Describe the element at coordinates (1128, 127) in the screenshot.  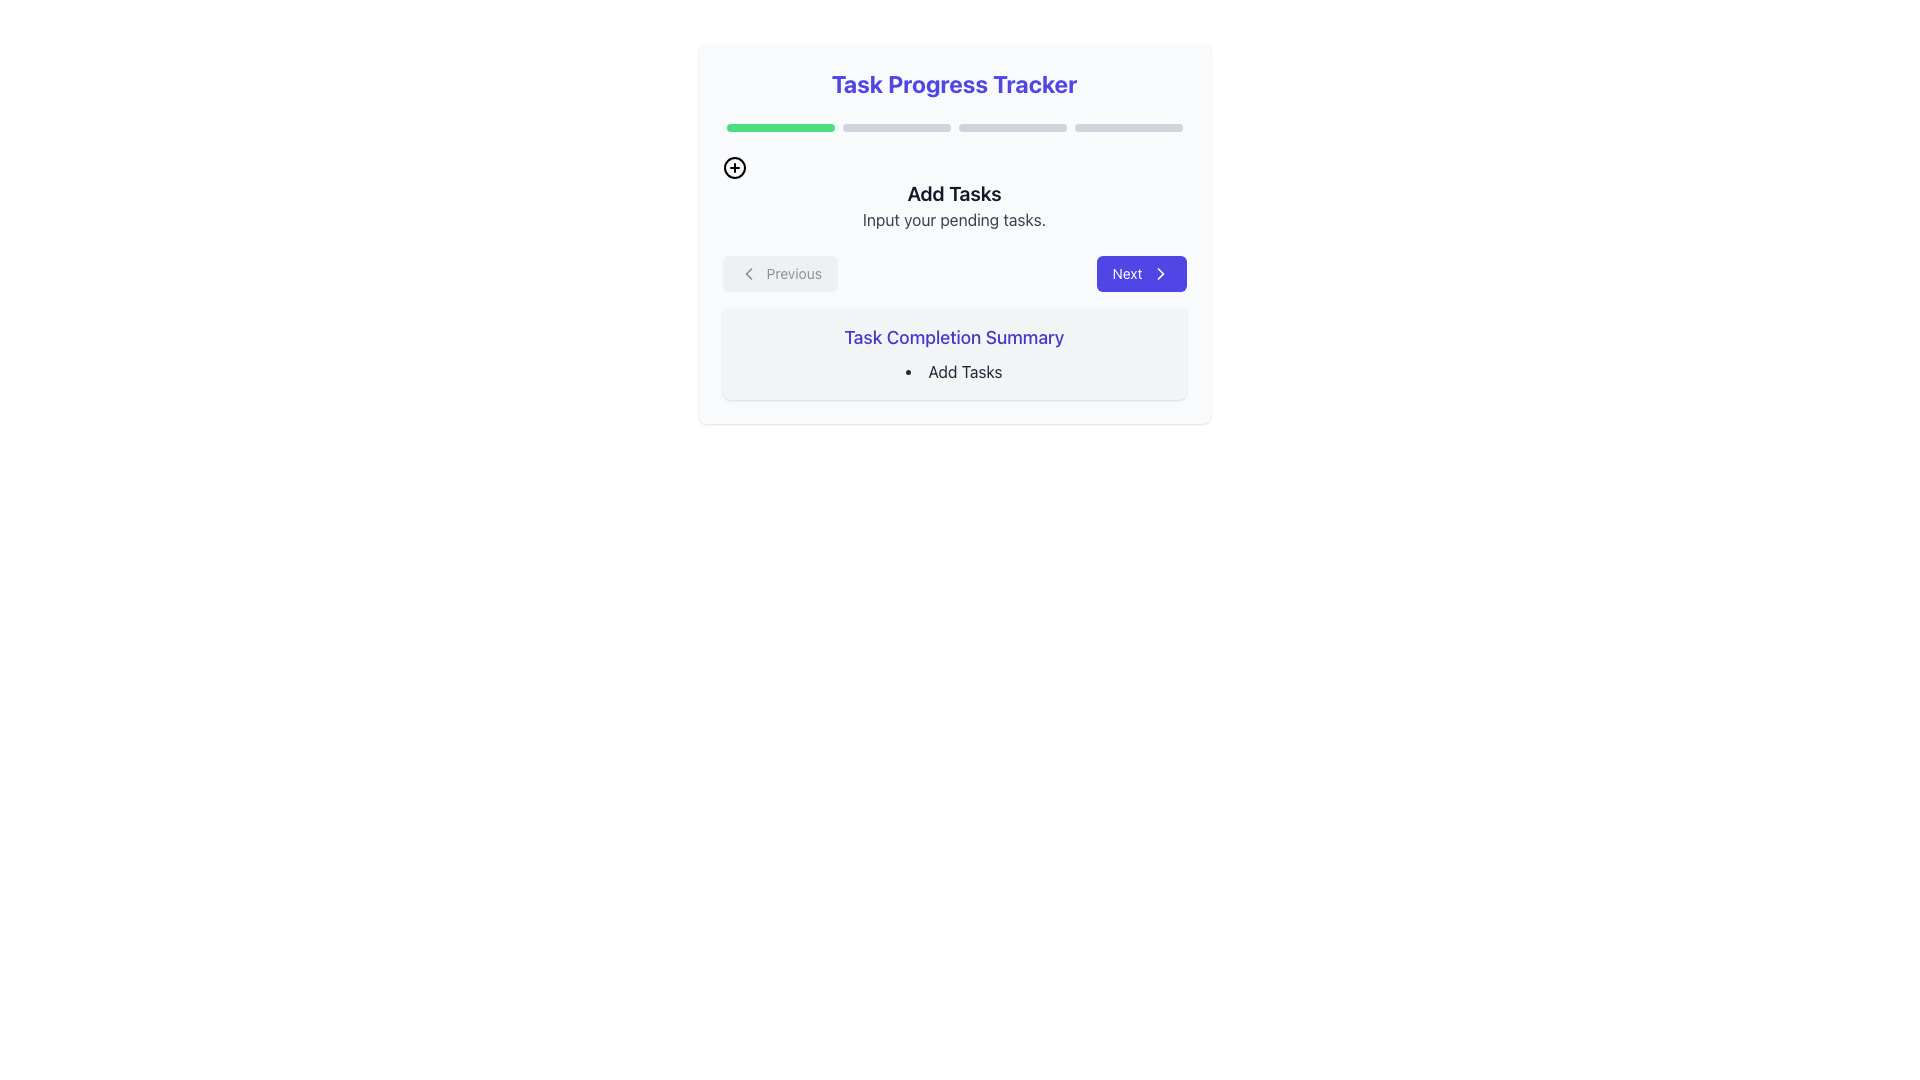
I see `the fourth segment of the progress bar, which is a thin, rounded rectangle with a light gray background, indicating an inactive state` at that location.